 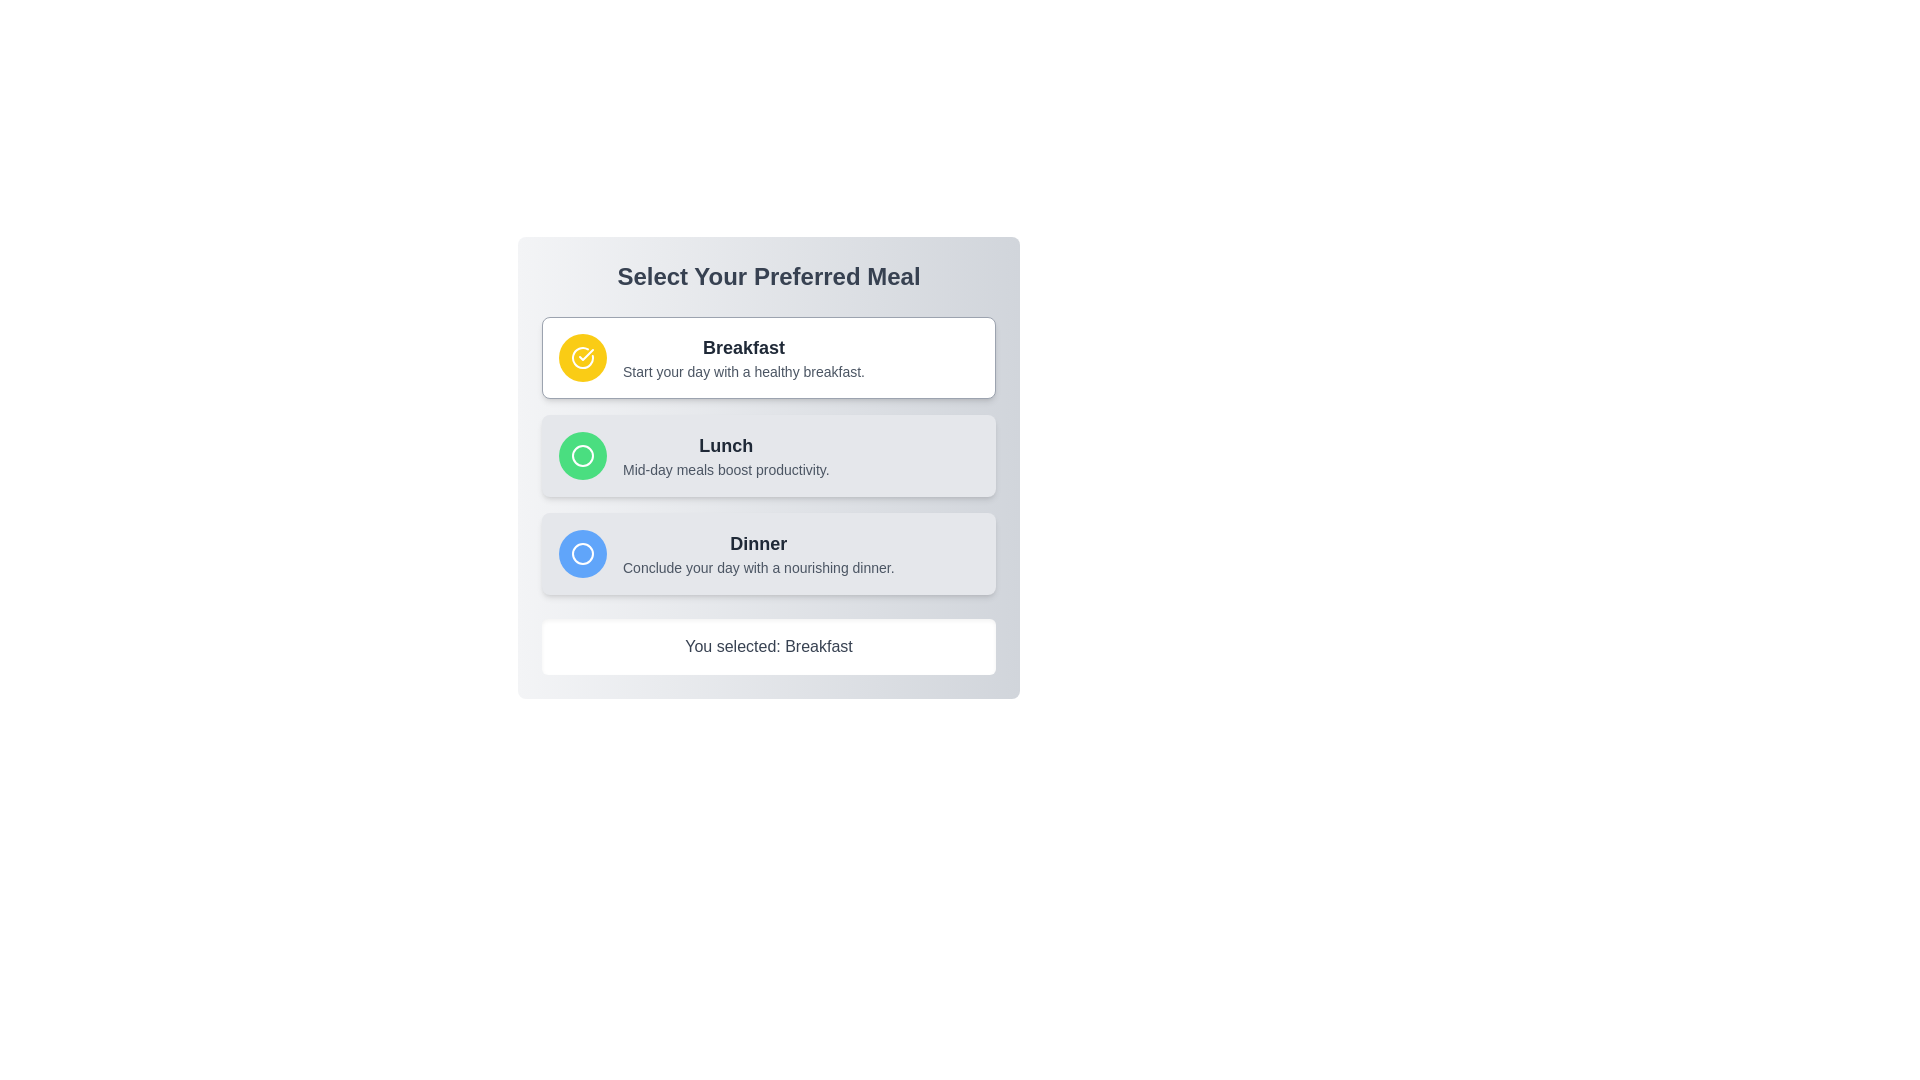 What do you see at coordinates (767, 455) in the screenshot?
I see `the 'Lunch' selectable option with a green circular icon and accompanying text` at bounding box center [767, 455].